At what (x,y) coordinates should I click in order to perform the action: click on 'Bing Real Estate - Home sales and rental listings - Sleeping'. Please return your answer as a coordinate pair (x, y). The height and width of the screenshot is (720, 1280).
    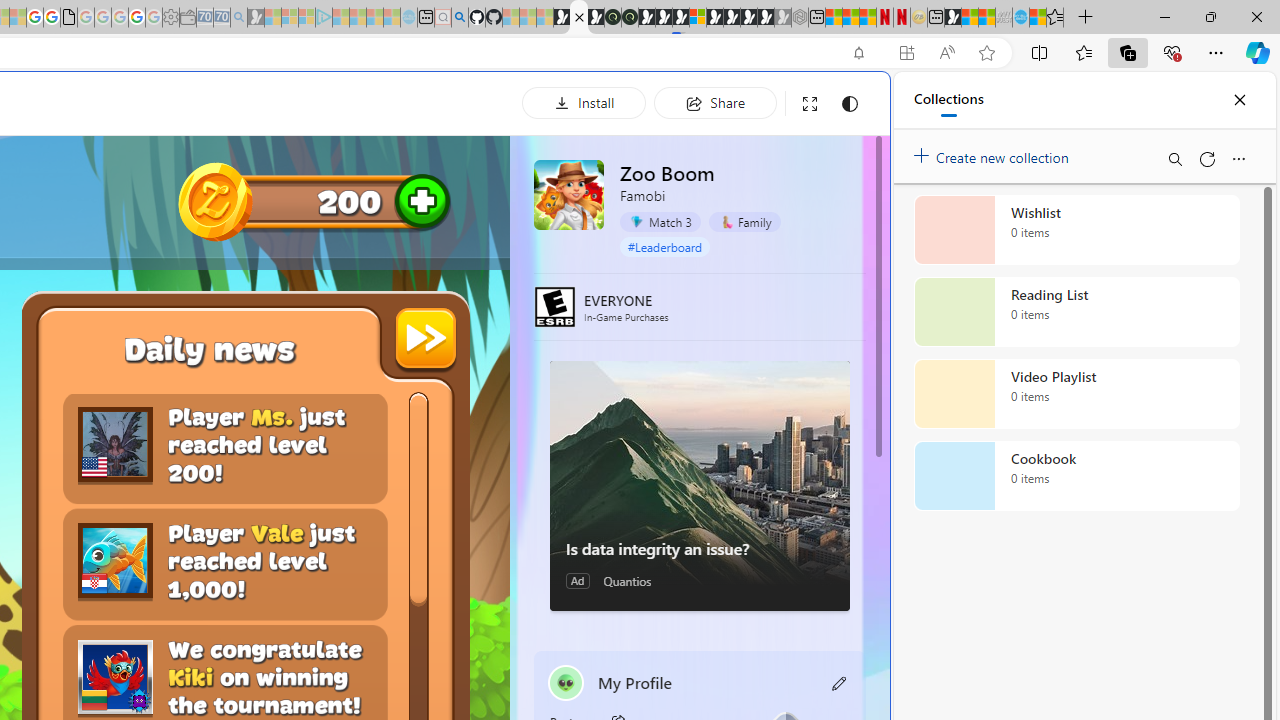
    Looking at the image, I should click on (238, 17).